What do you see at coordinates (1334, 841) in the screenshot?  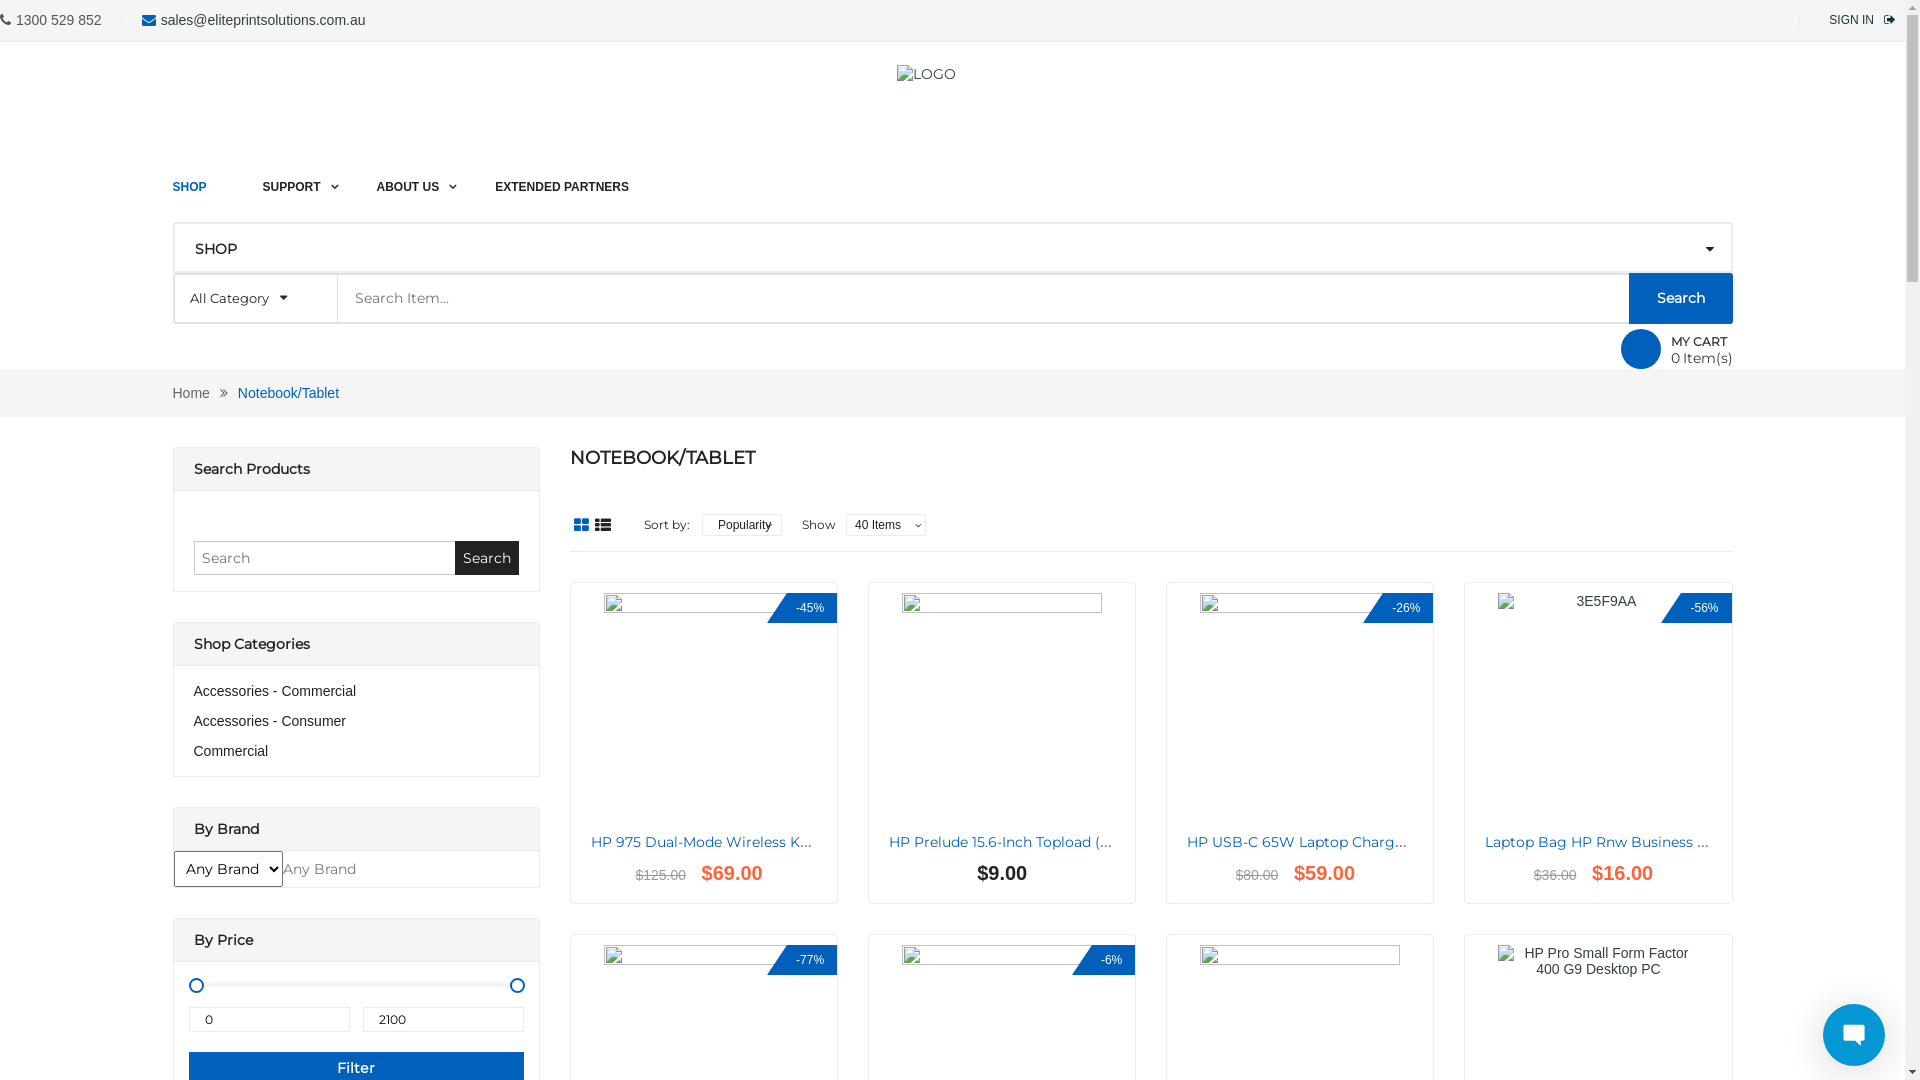 I see `'HP USB-C 65W Laptop Charger (671R3AA)'` at bounding box center [1334, 841].